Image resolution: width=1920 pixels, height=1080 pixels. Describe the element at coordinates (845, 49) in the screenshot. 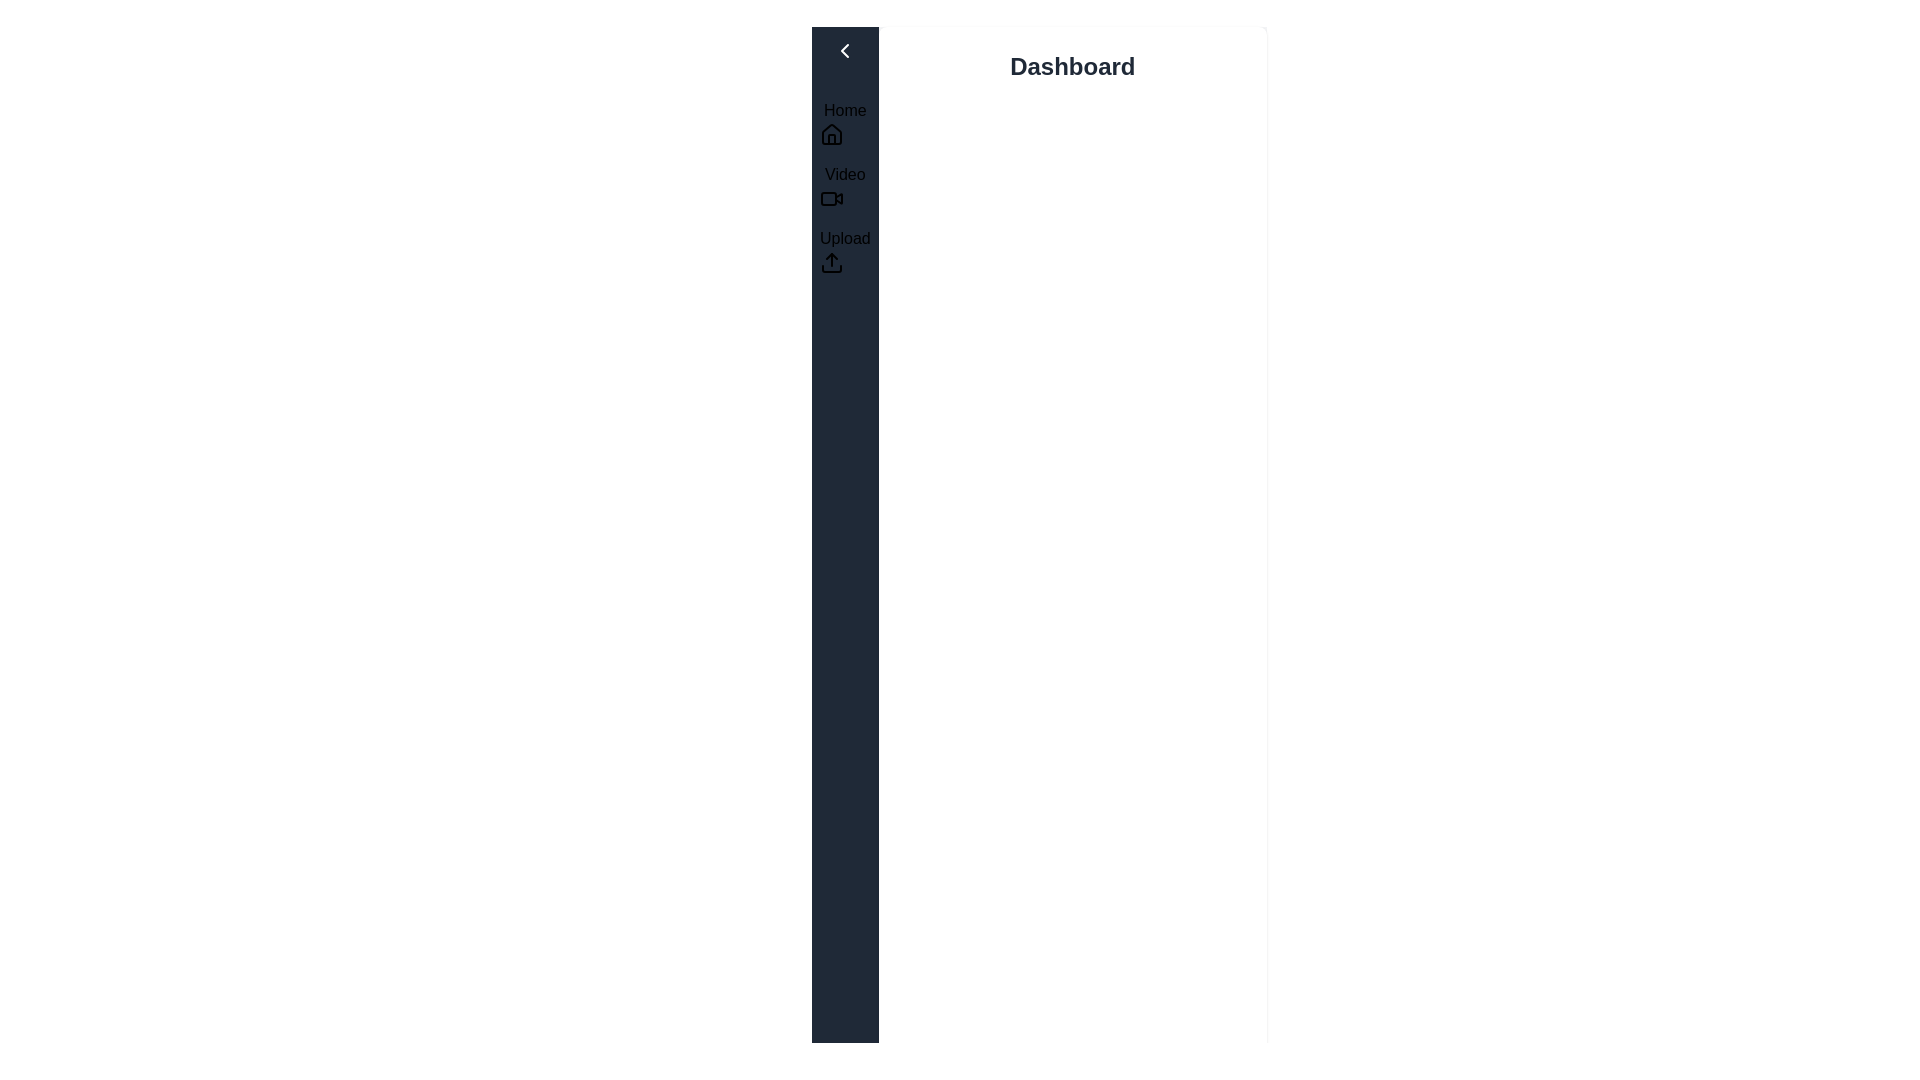

I see `the chevron icon button located at the top-left corner of the sidebar` at that location.